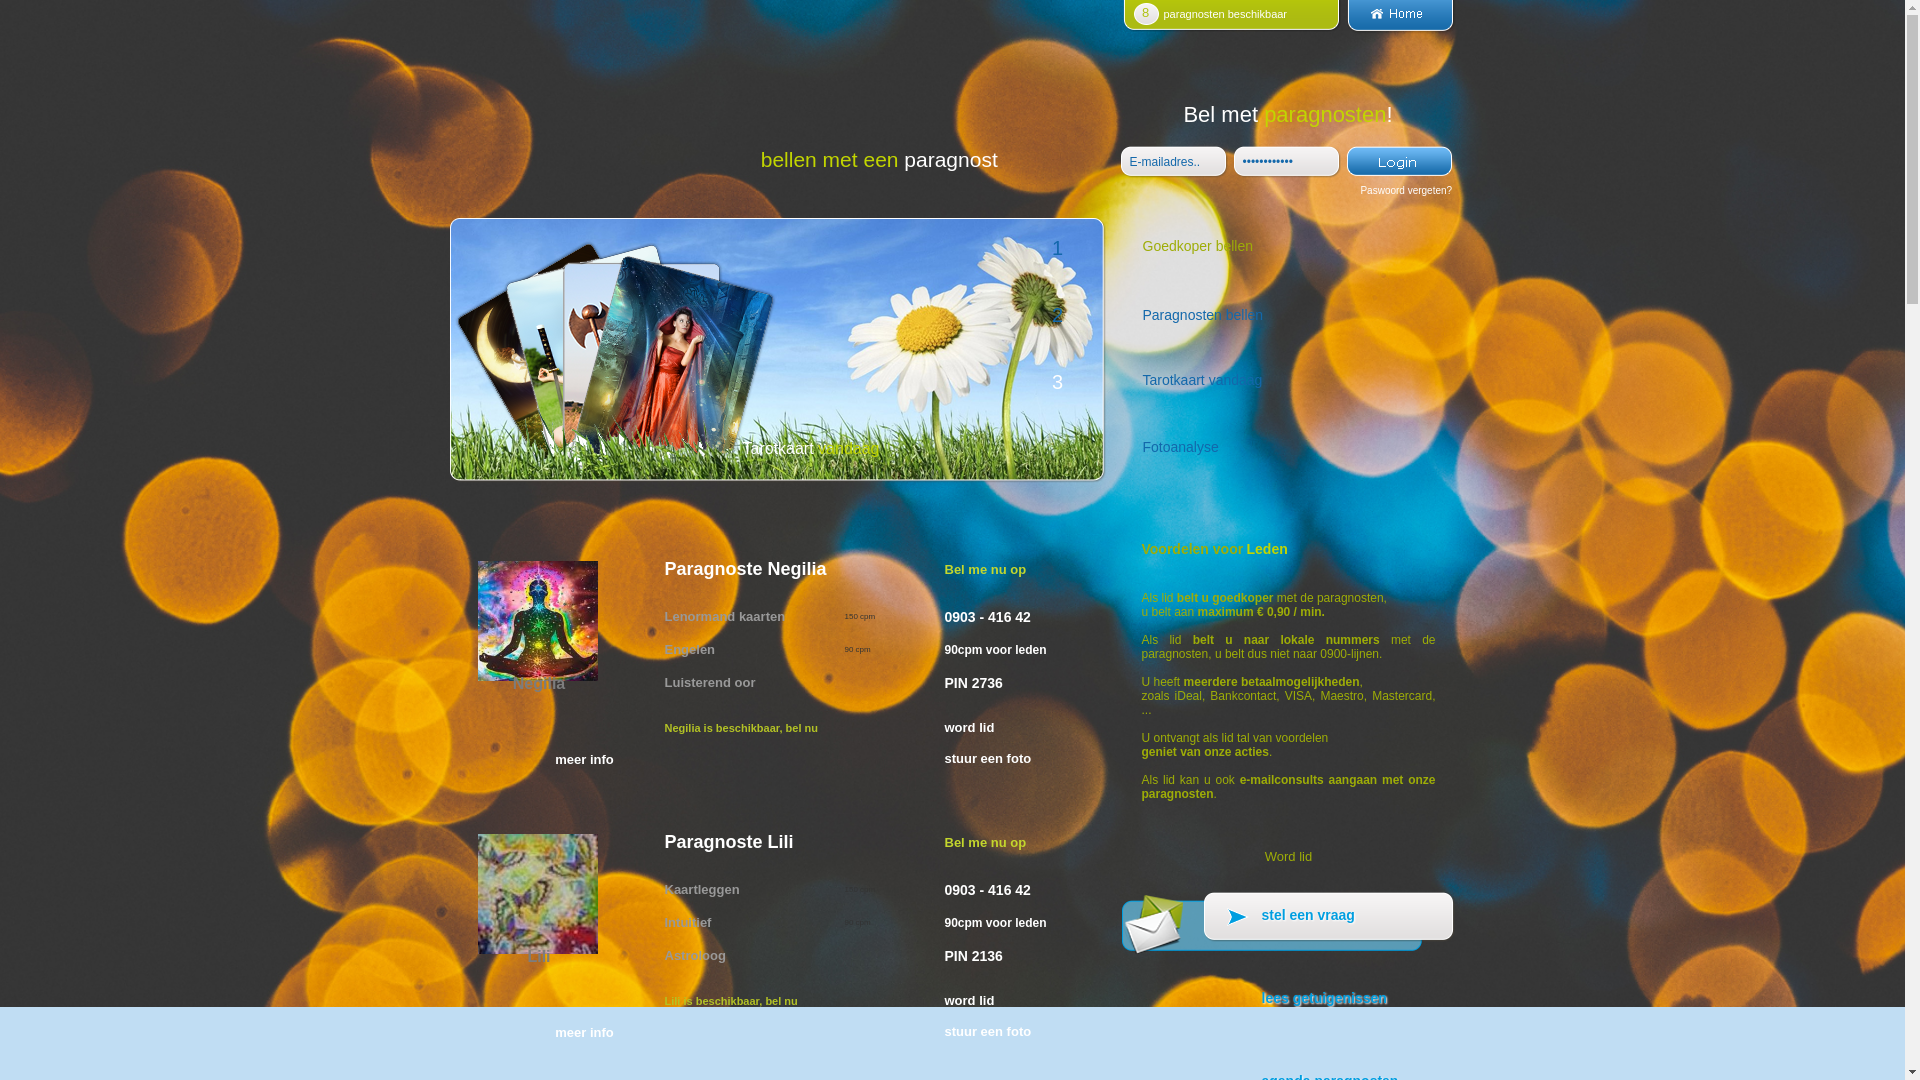 This screenshot has width=1920, height=1080. I want to click on 'Kaartleggen', so click(663, 888).